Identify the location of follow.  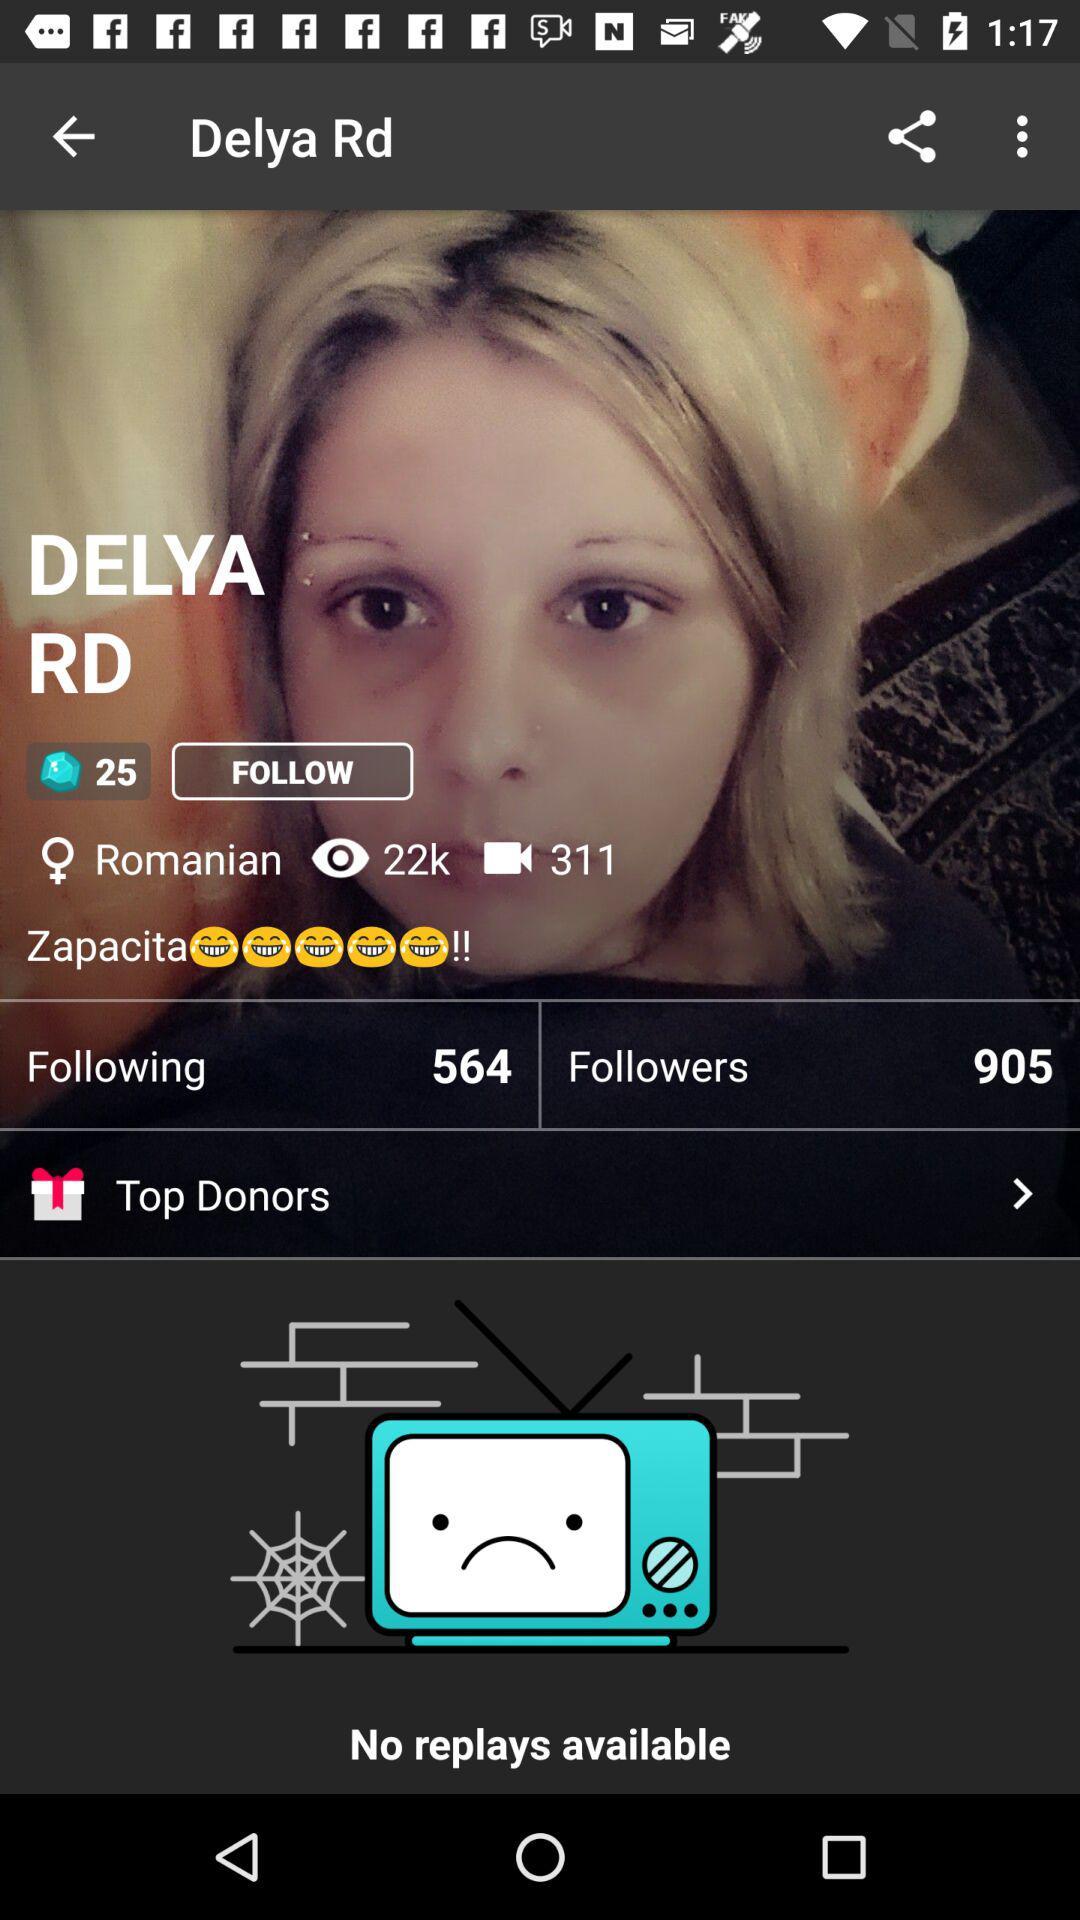
(292, 770).